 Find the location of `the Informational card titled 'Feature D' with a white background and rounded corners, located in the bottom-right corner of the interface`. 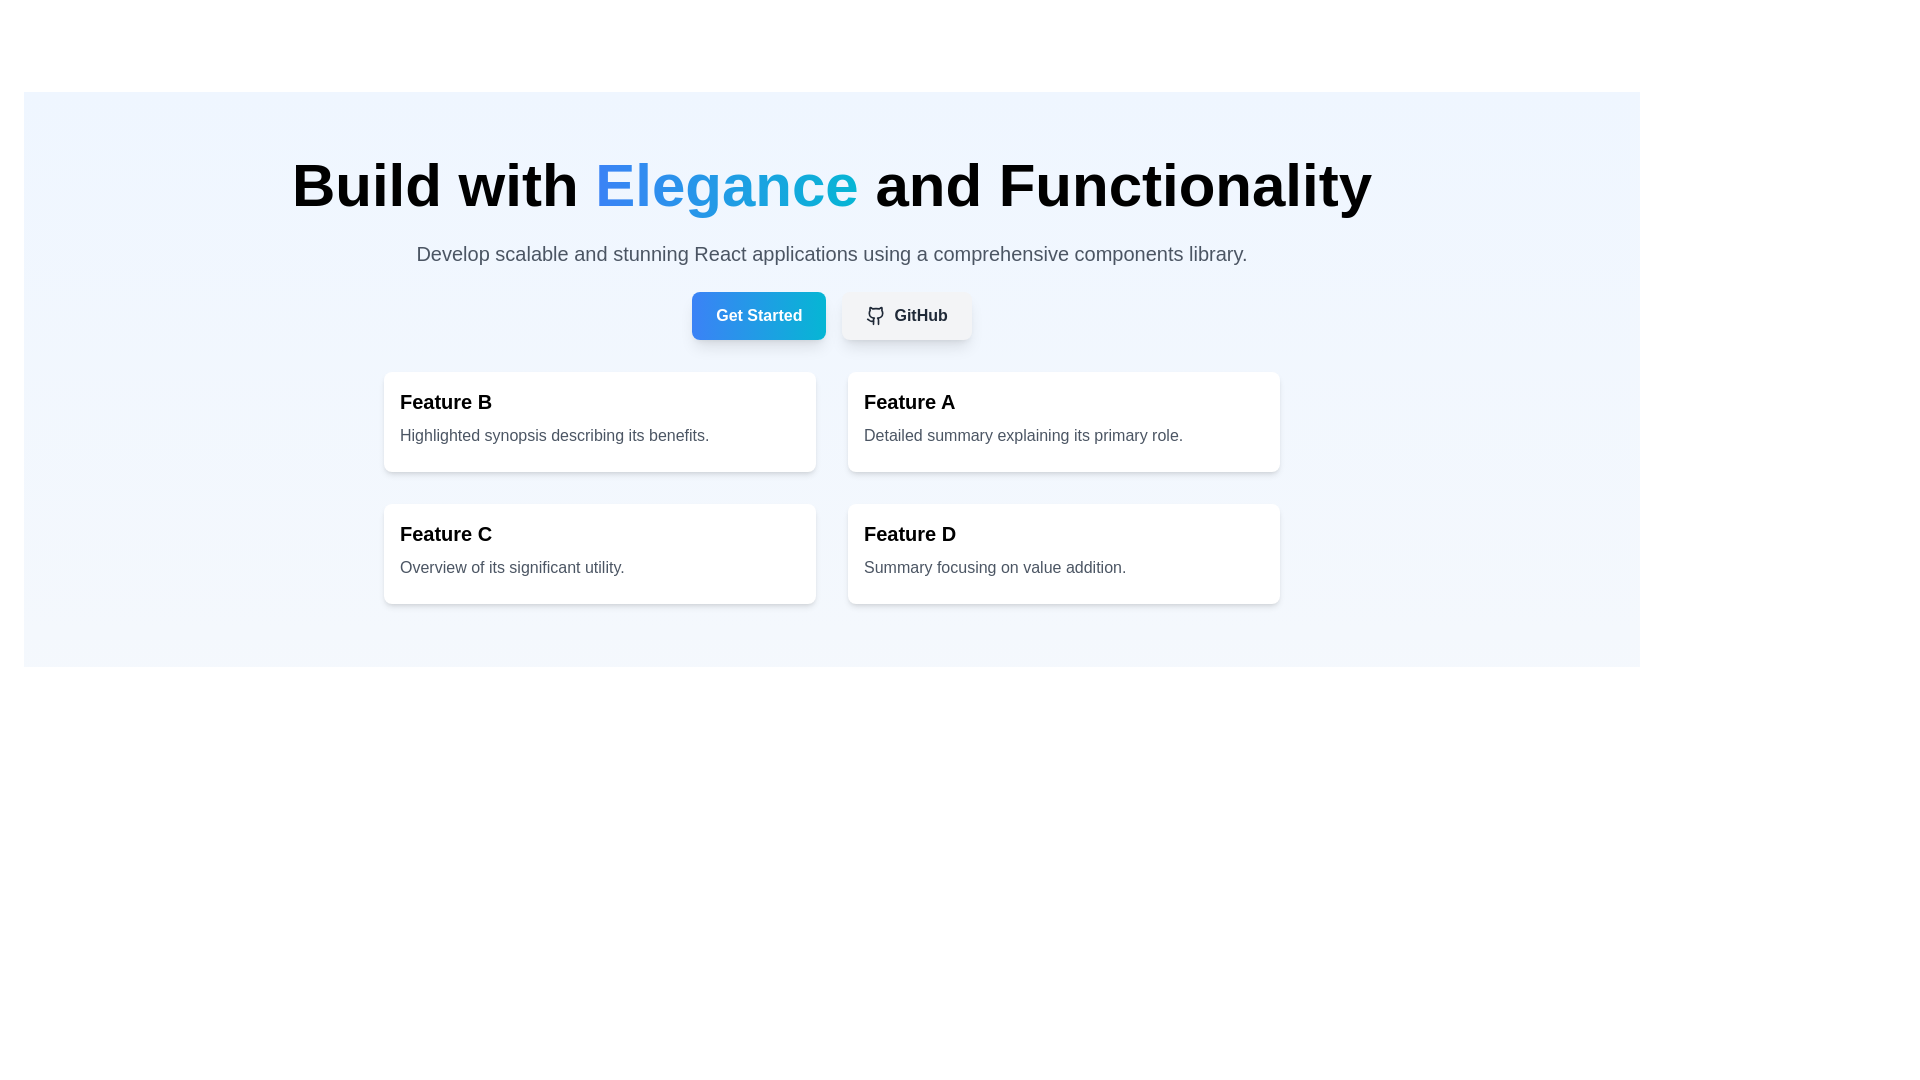

the Informational card titled 'Feature D' with a white background and rounded corners, located in the bottom-right corner of the interface is located at coordinates (1063, 554).